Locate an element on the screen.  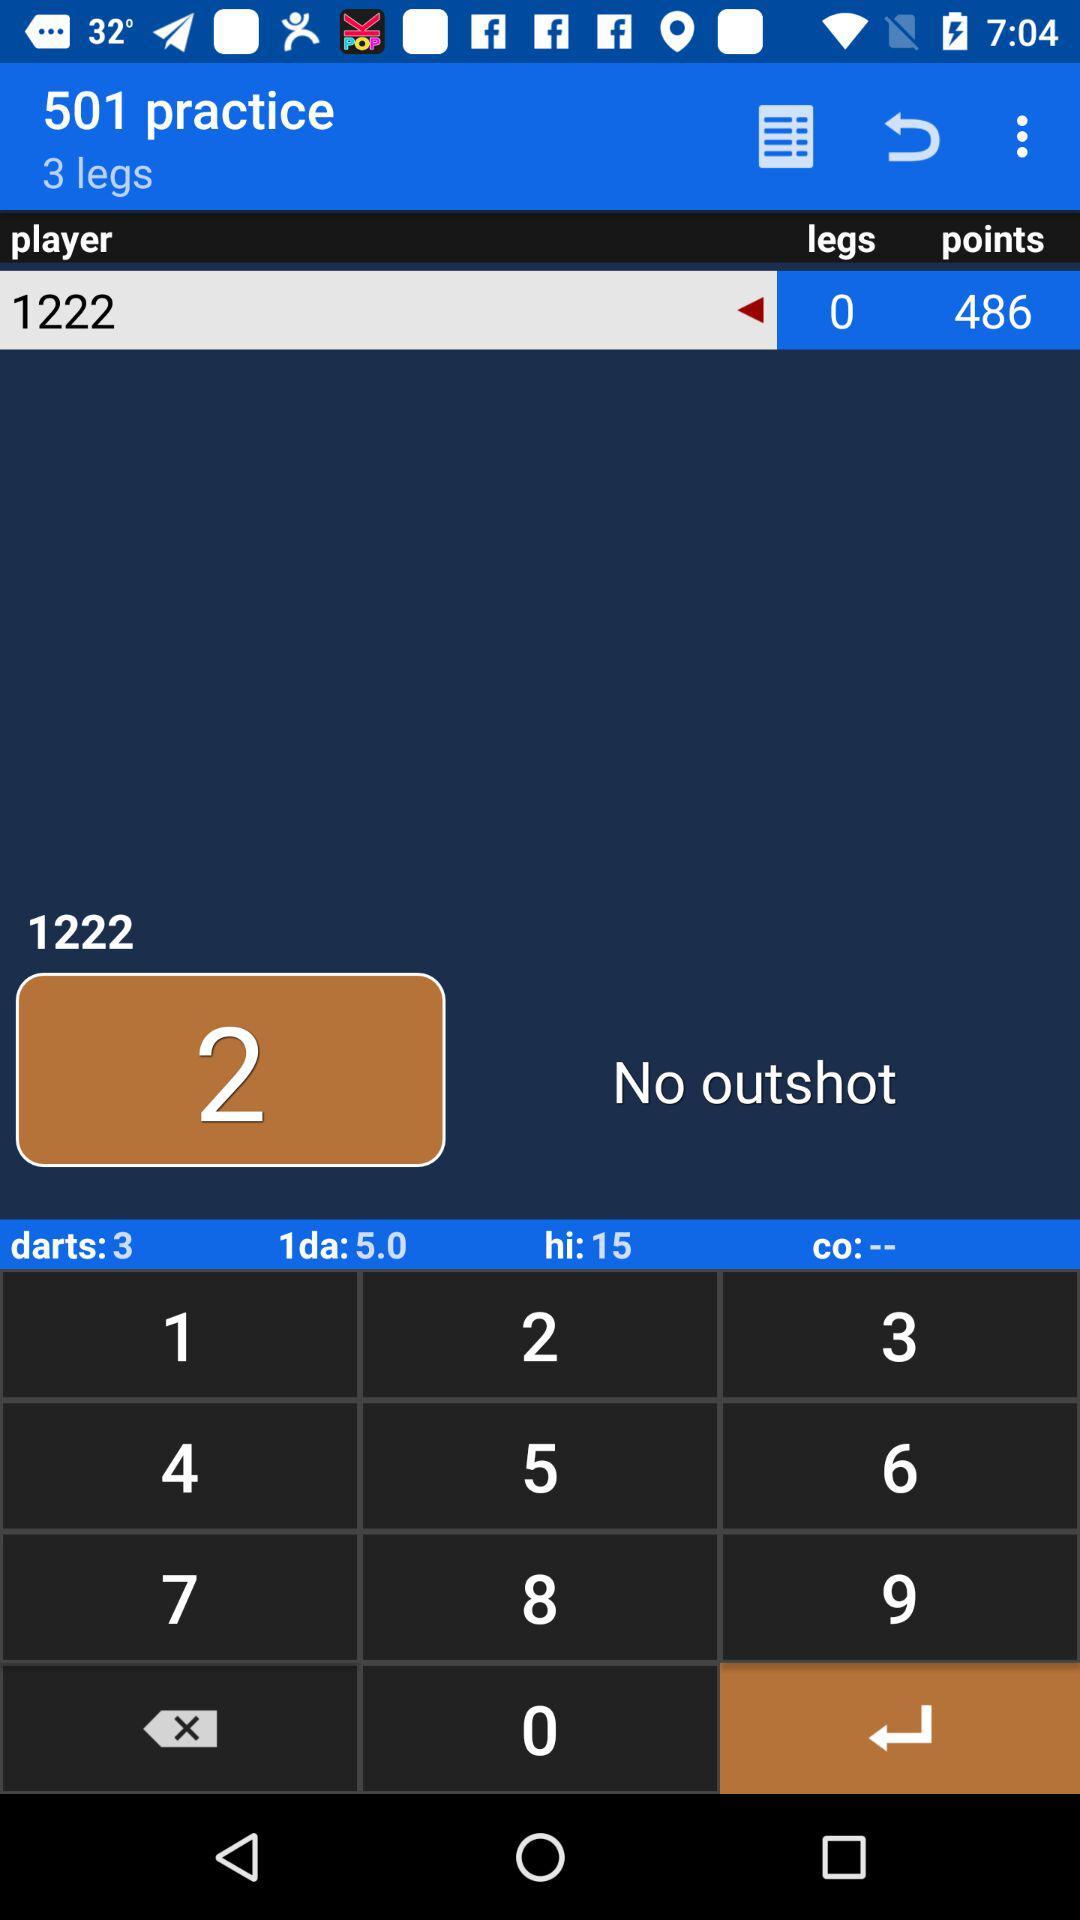
button to the right of 8 button is located at coordinates (898, 1727).